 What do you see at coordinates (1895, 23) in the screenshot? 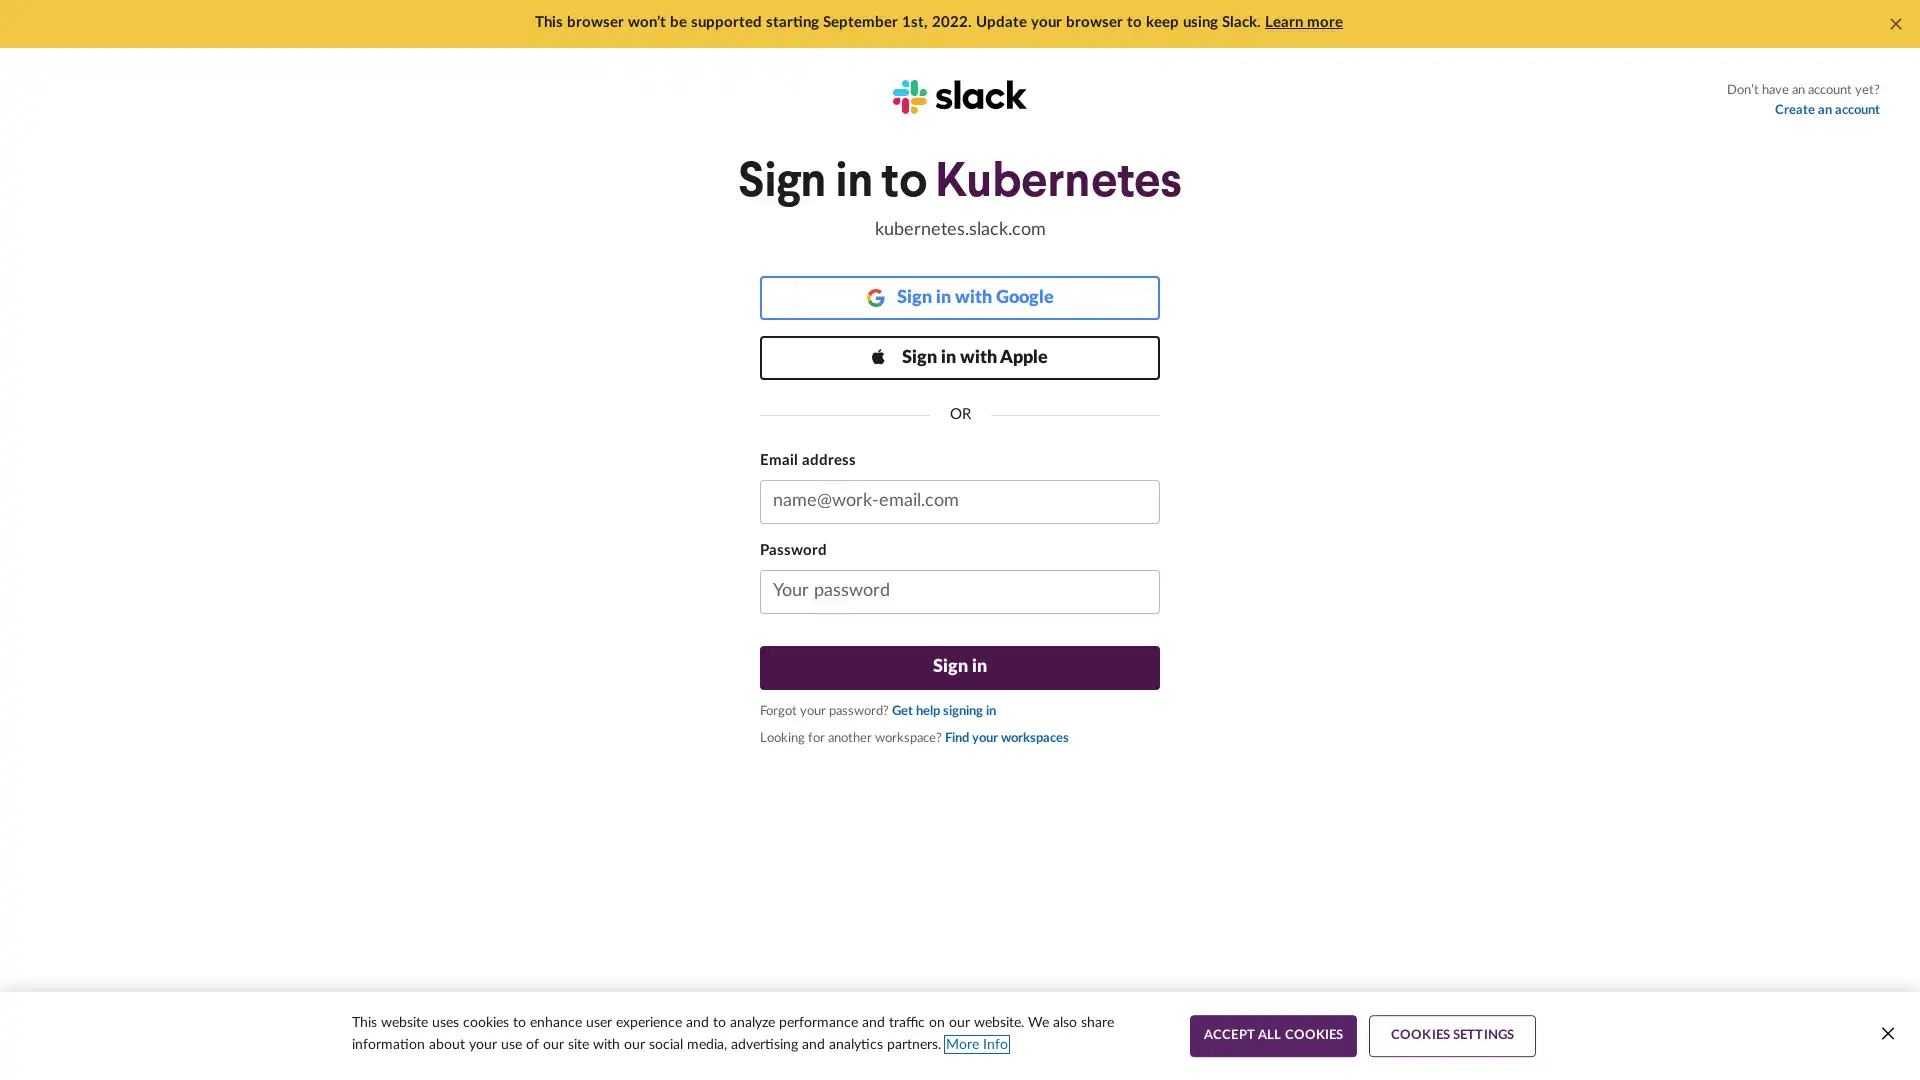
I see `Dismiss` at bounding box center [1895, 23].